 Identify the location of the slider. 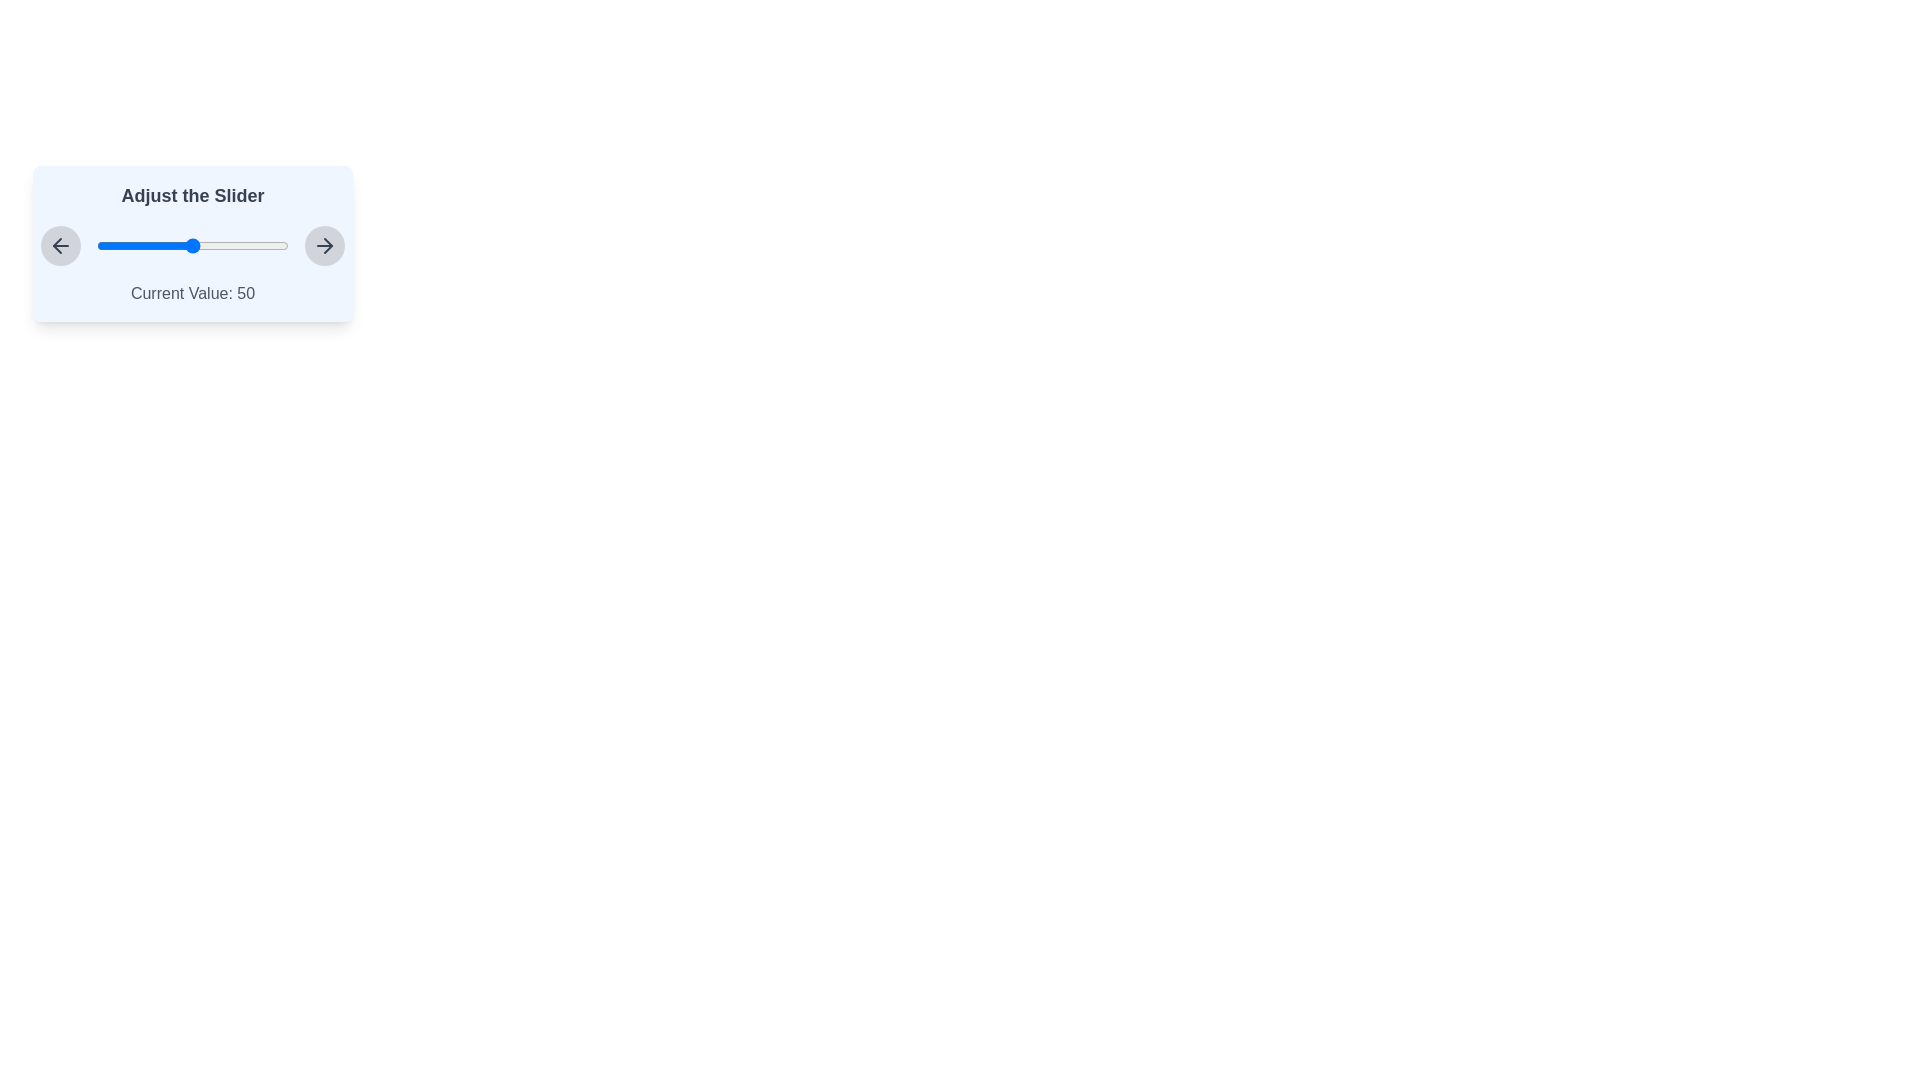
(155, 245).